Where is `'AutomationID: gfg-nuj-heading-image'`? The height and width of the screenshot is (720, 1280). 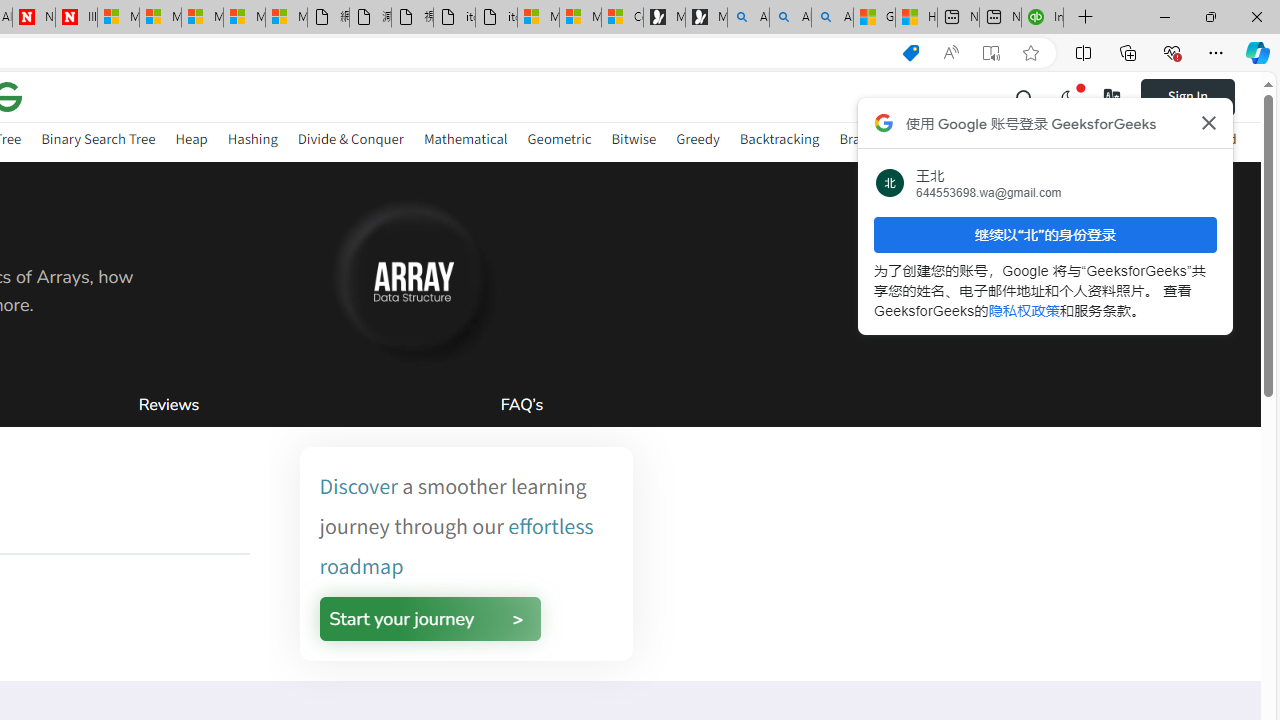 'AutomationID: gfg-nuj-heading-image' is located at coordinates (407, 277).